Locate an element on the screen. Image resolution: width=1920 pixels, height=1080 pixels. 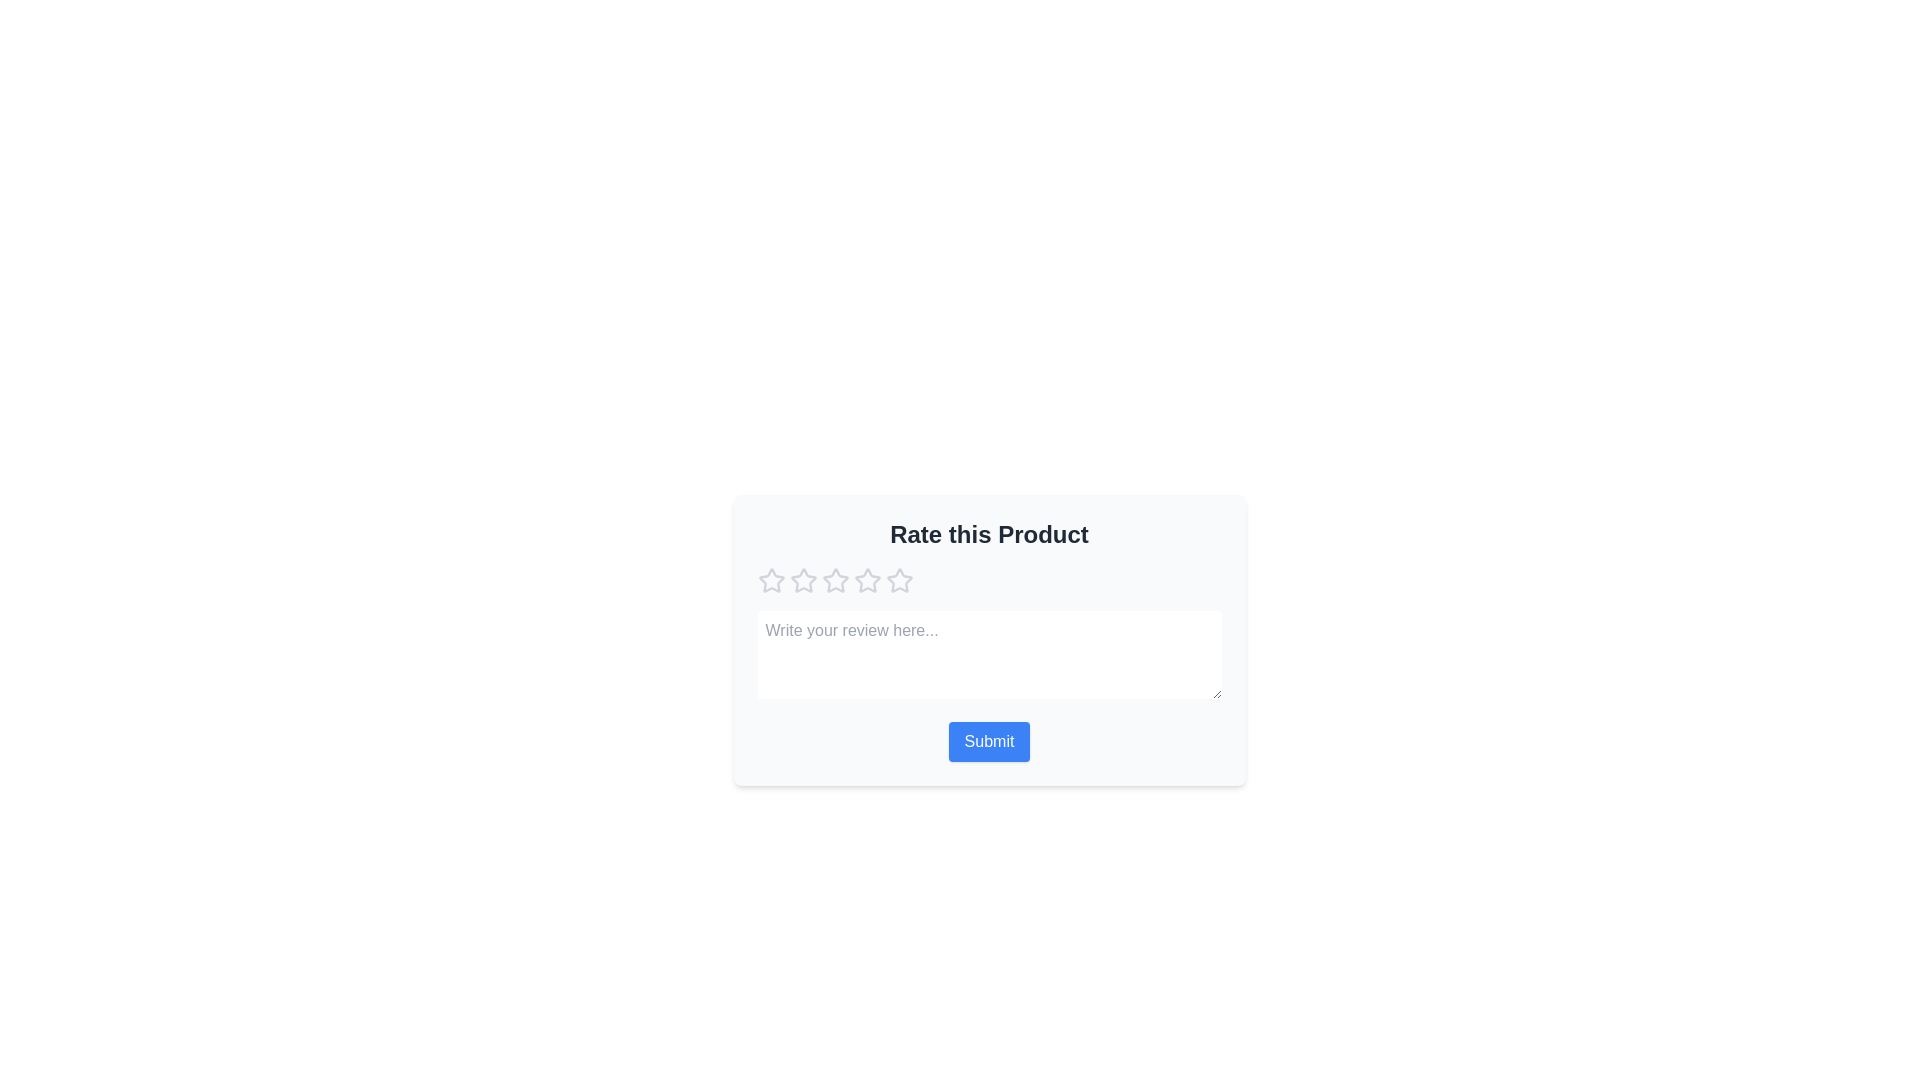
the star corresponding to 5 stars to set the rating is located at coordinates (898, 581).